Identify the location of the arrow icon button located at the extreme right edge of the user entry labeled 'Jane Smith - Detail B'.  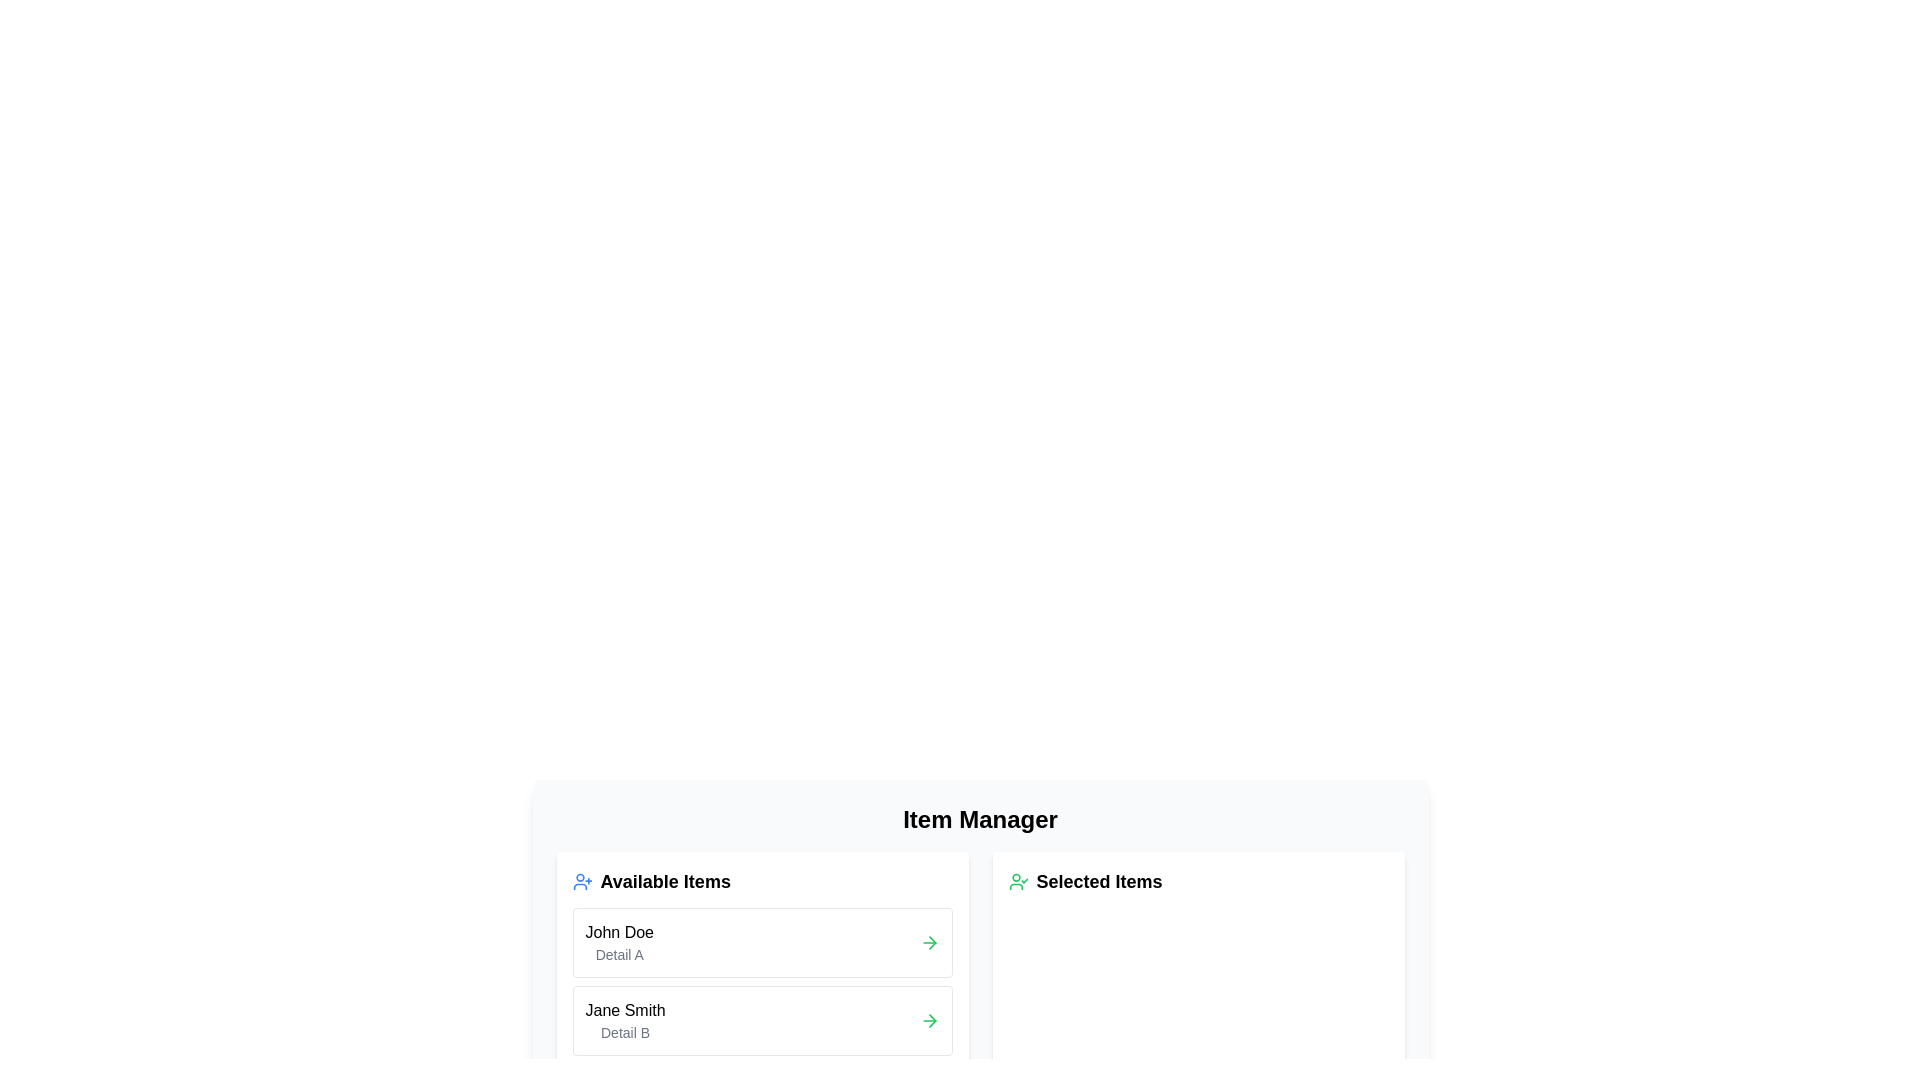
(930, 942).